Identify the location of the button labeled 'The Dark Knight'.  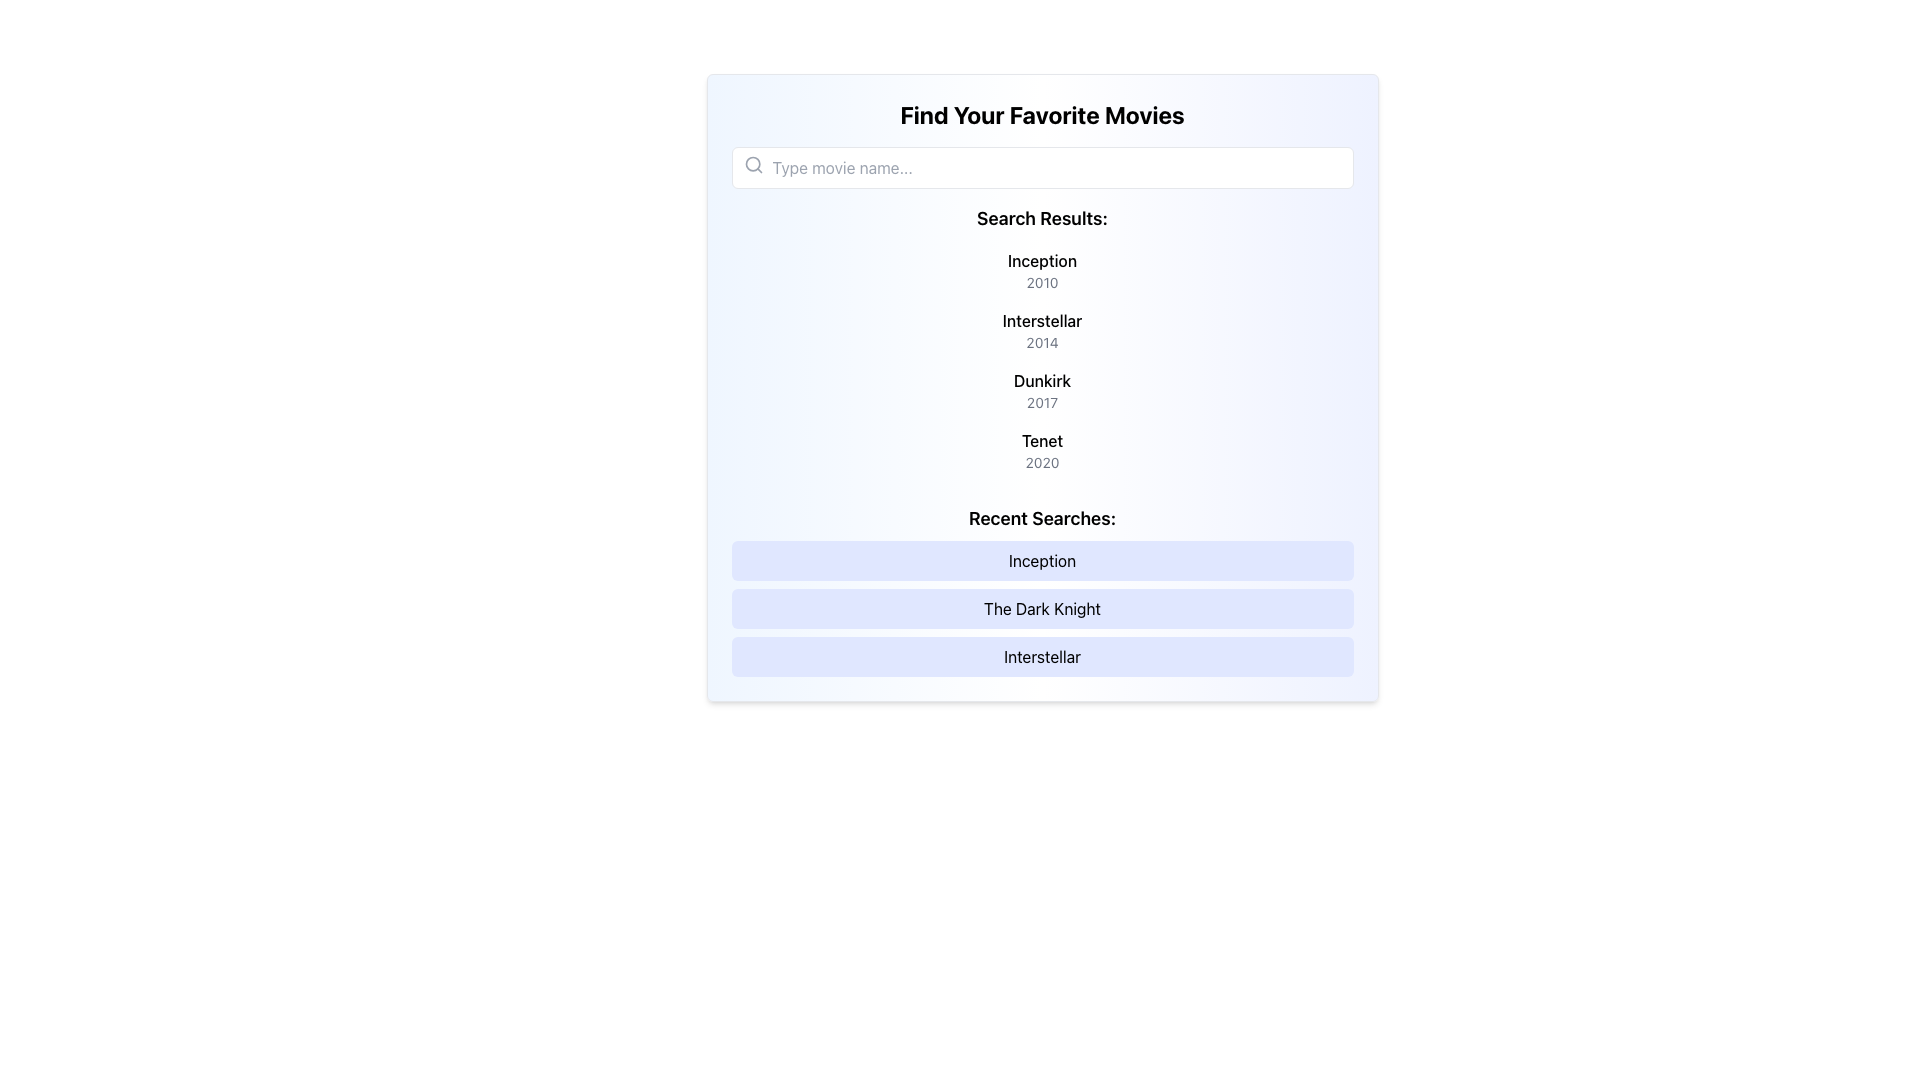
(1041, 608).